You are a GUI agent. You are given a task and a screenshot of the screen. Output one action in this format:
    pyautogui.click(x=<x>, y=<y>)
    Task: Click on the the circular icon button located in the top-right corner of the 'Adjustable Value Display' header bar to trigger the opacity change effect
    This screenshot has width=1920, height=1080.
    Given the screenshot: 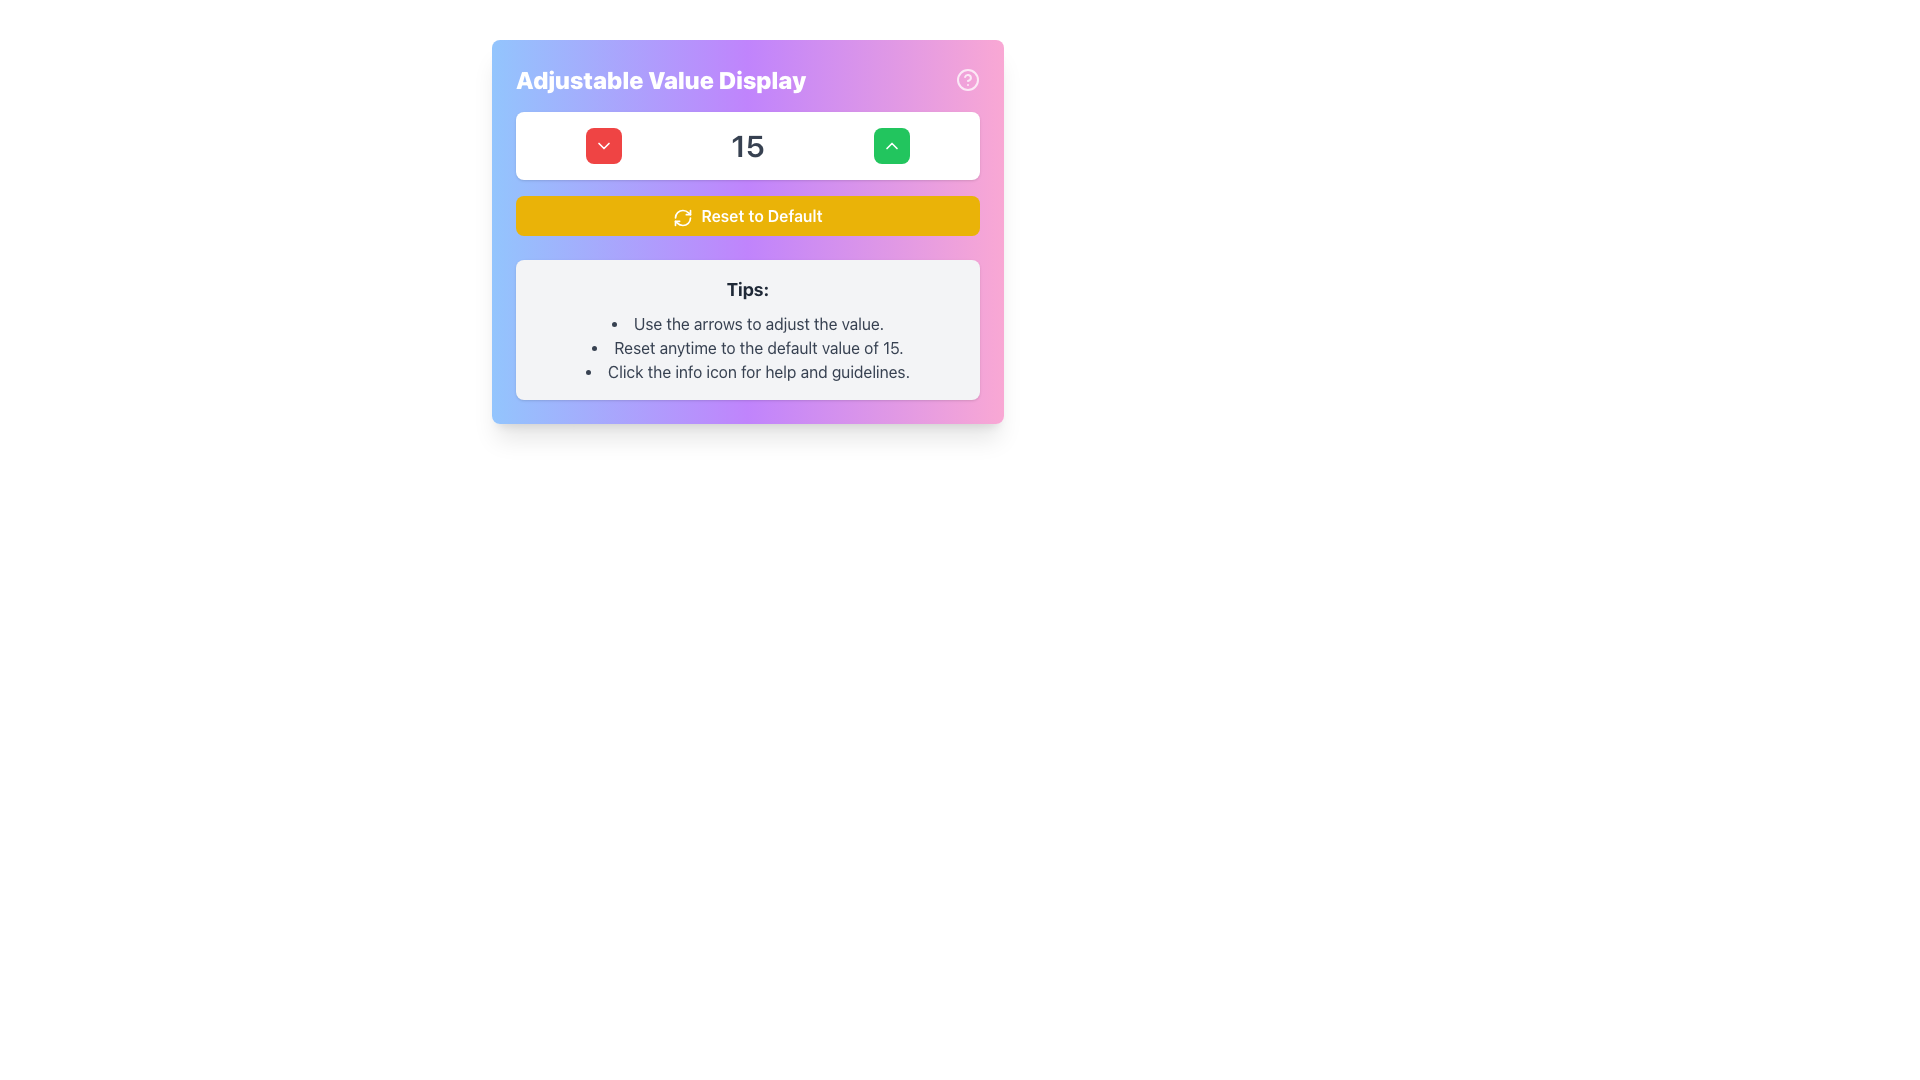 What is the action you would take?
    pyautogui.click(x=968, y=79)
    